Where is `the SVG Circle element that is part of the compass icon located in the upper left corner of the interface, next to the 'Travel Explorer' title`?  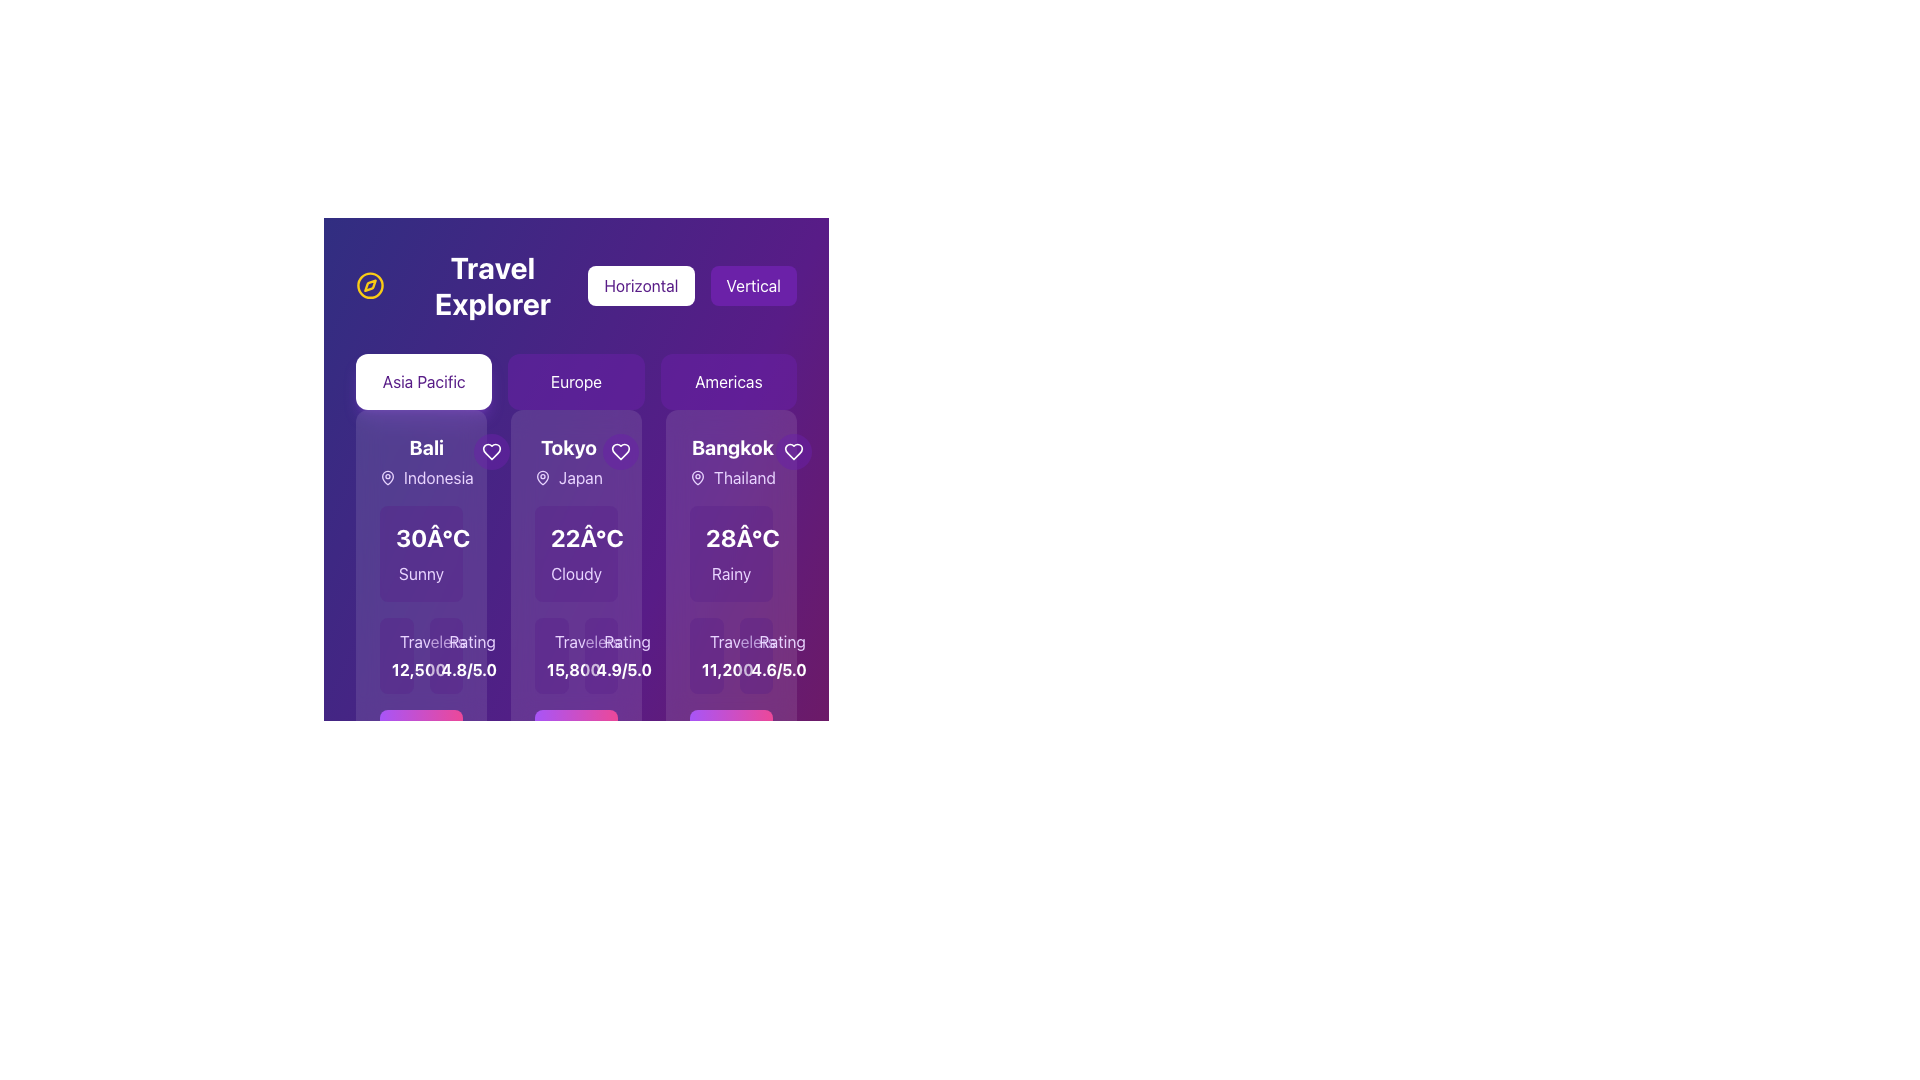 the SVG Circle element that is part of the compass icon located in the upper left corner of the interface, next to the 'Travel Explorer' title is located at coordinates (370, 285).